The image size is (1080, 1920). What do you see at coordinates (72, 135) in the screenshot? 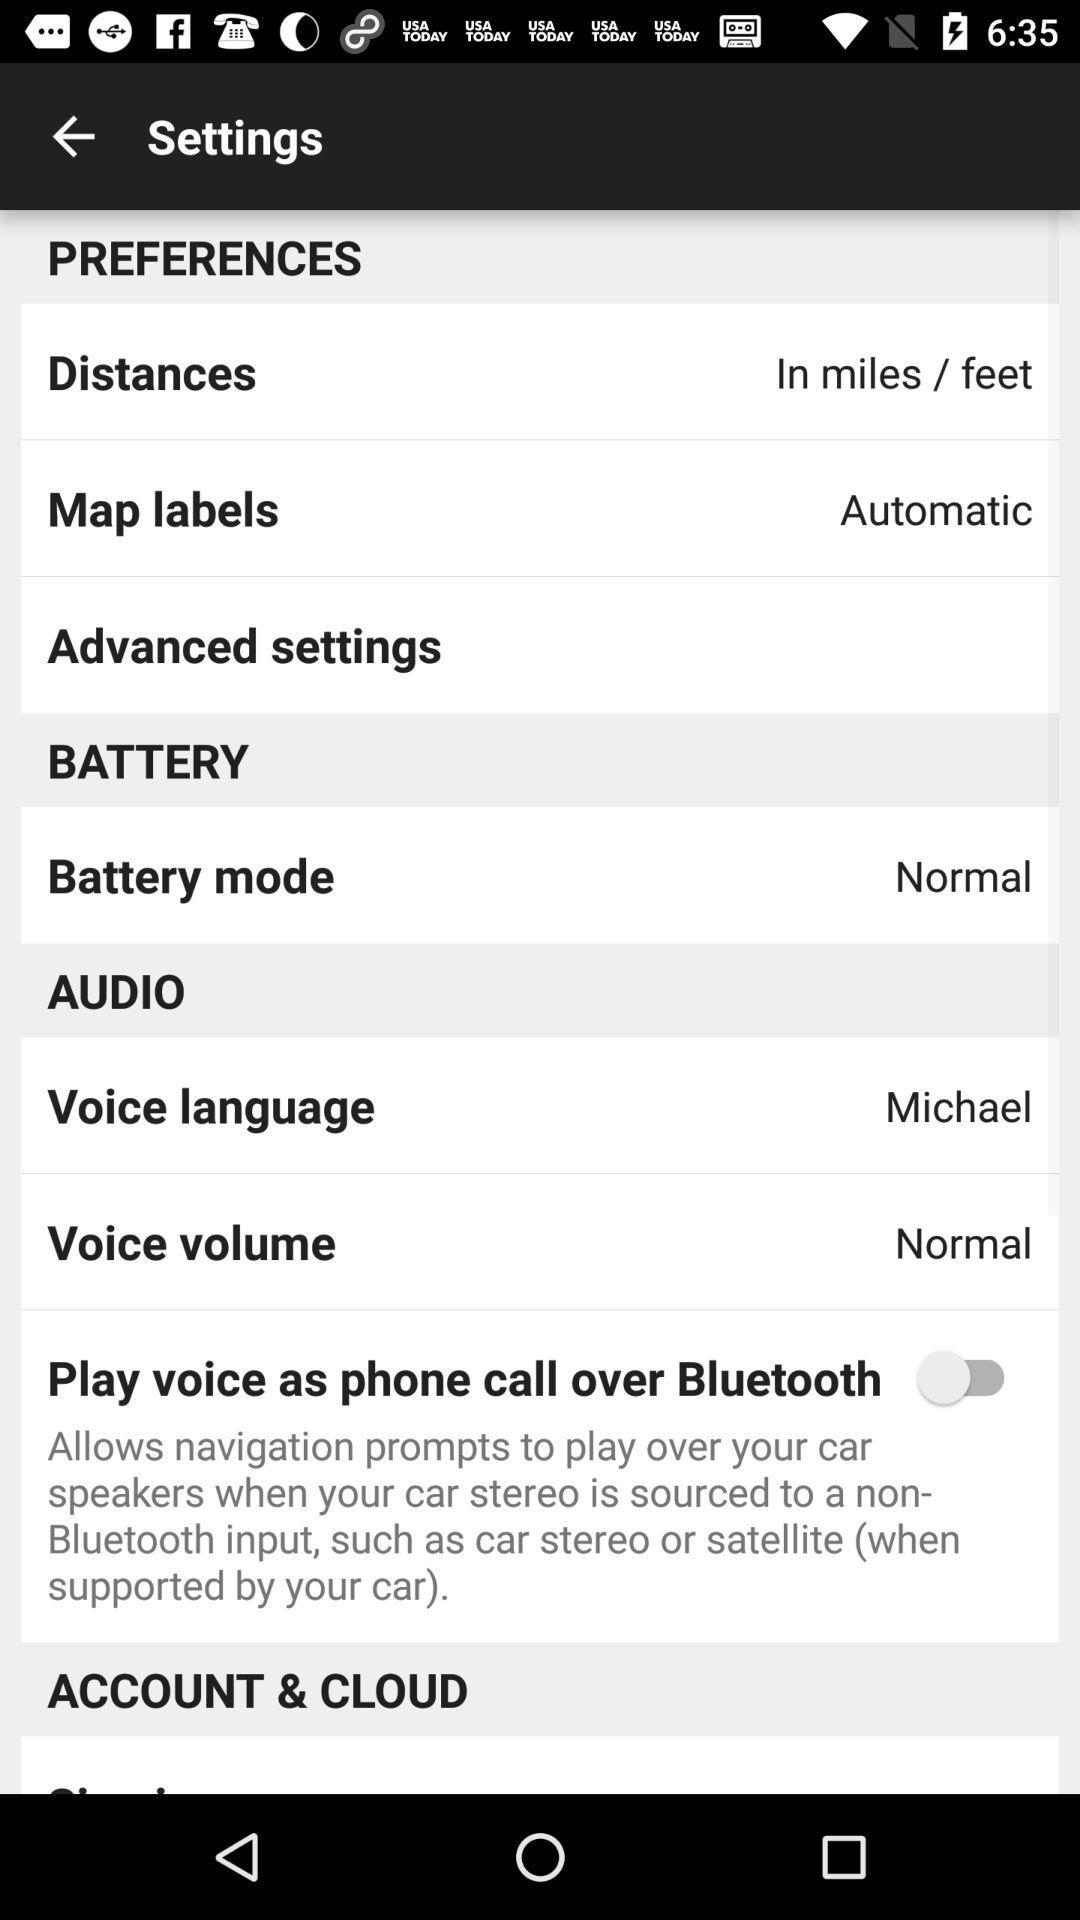
I see `the item to the left of settings icon` at bounding box center [72, 135].